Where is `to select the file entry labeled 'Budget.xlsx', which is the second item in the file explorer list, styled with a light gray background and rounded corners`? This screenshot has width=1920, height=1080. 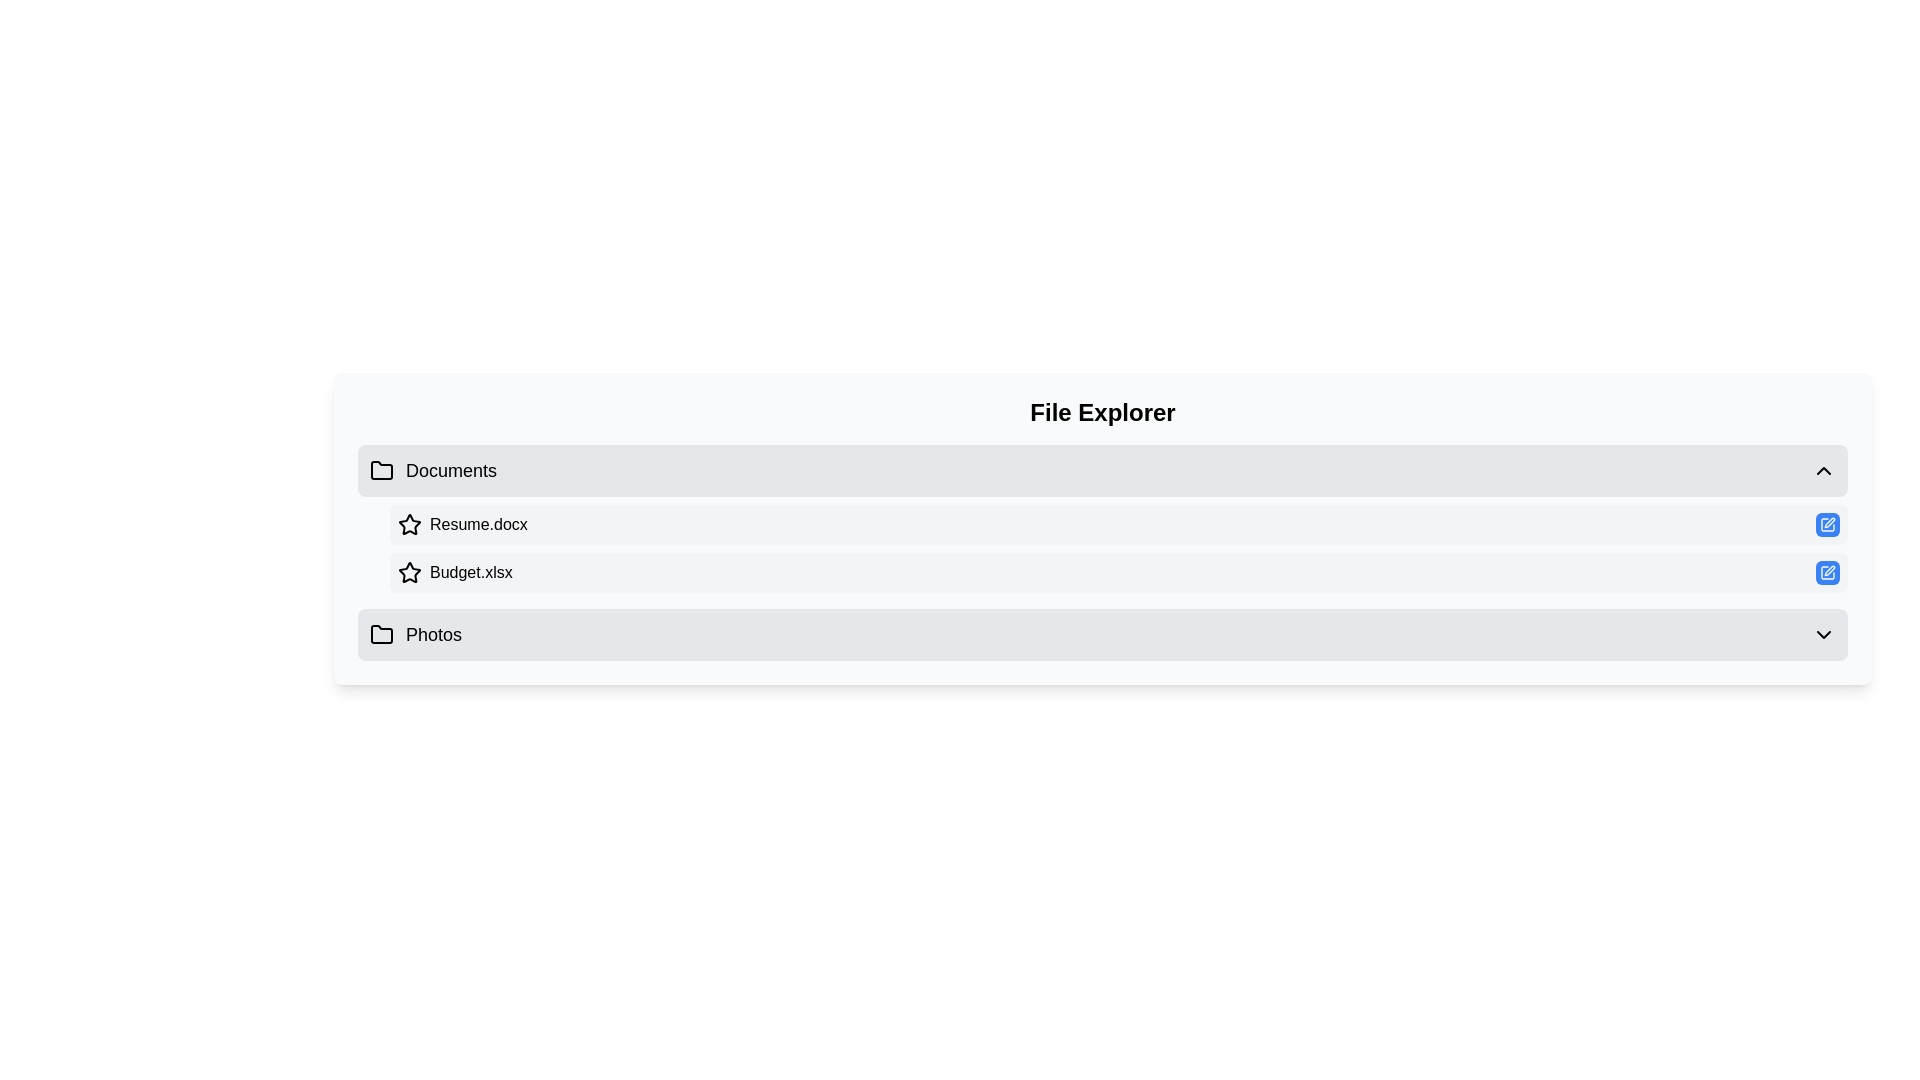
to select the file entry labeled 'Budget.xlsx', which is the second item in the file explorer list, styled with a light gray background and rounded corners is located at coordinates (1117, 573).